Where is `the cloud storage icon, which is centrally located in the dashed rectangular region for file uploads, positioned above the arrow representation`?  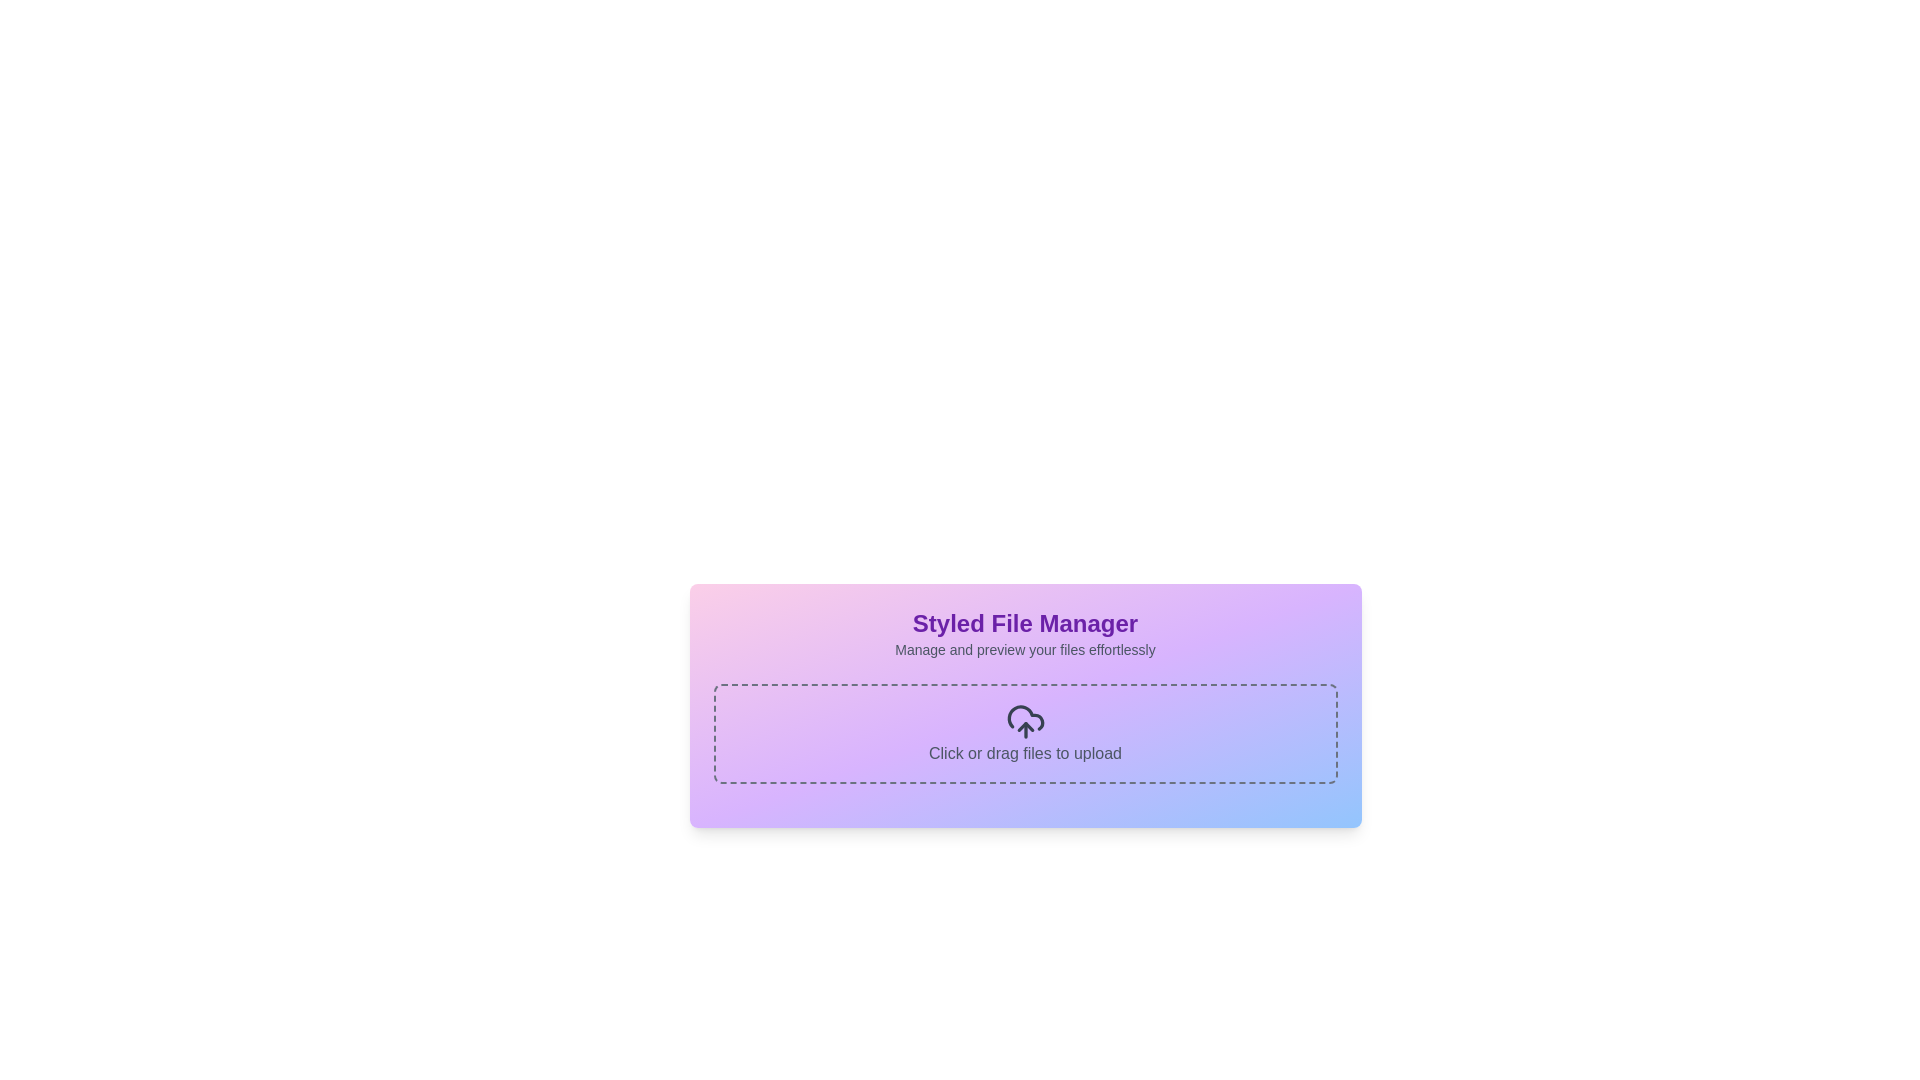
the cloud storage icon, which is centrally located in the dashed rectangular region for file uploads, positioned above the arrow representation is located at coordinates (1025, 717).